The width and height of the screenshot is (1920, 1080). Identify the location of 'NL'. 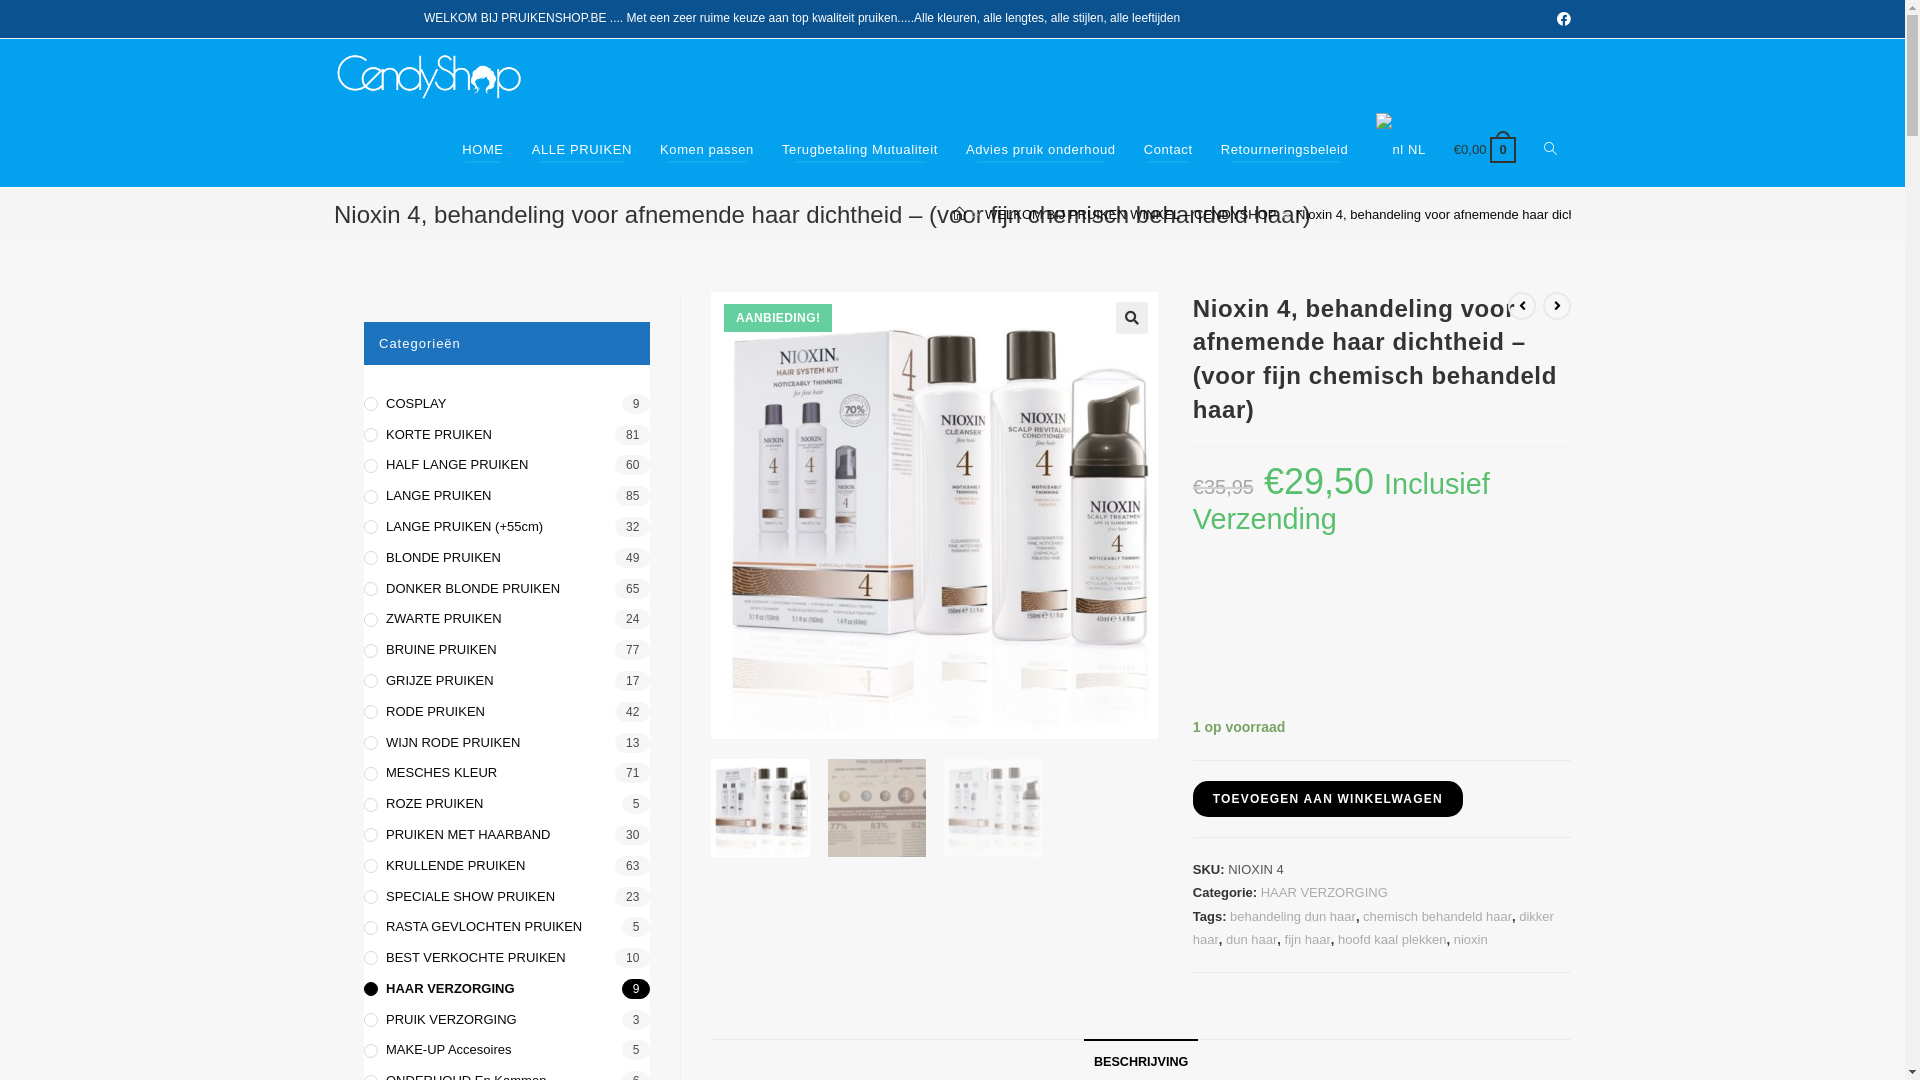
(1399, 149).